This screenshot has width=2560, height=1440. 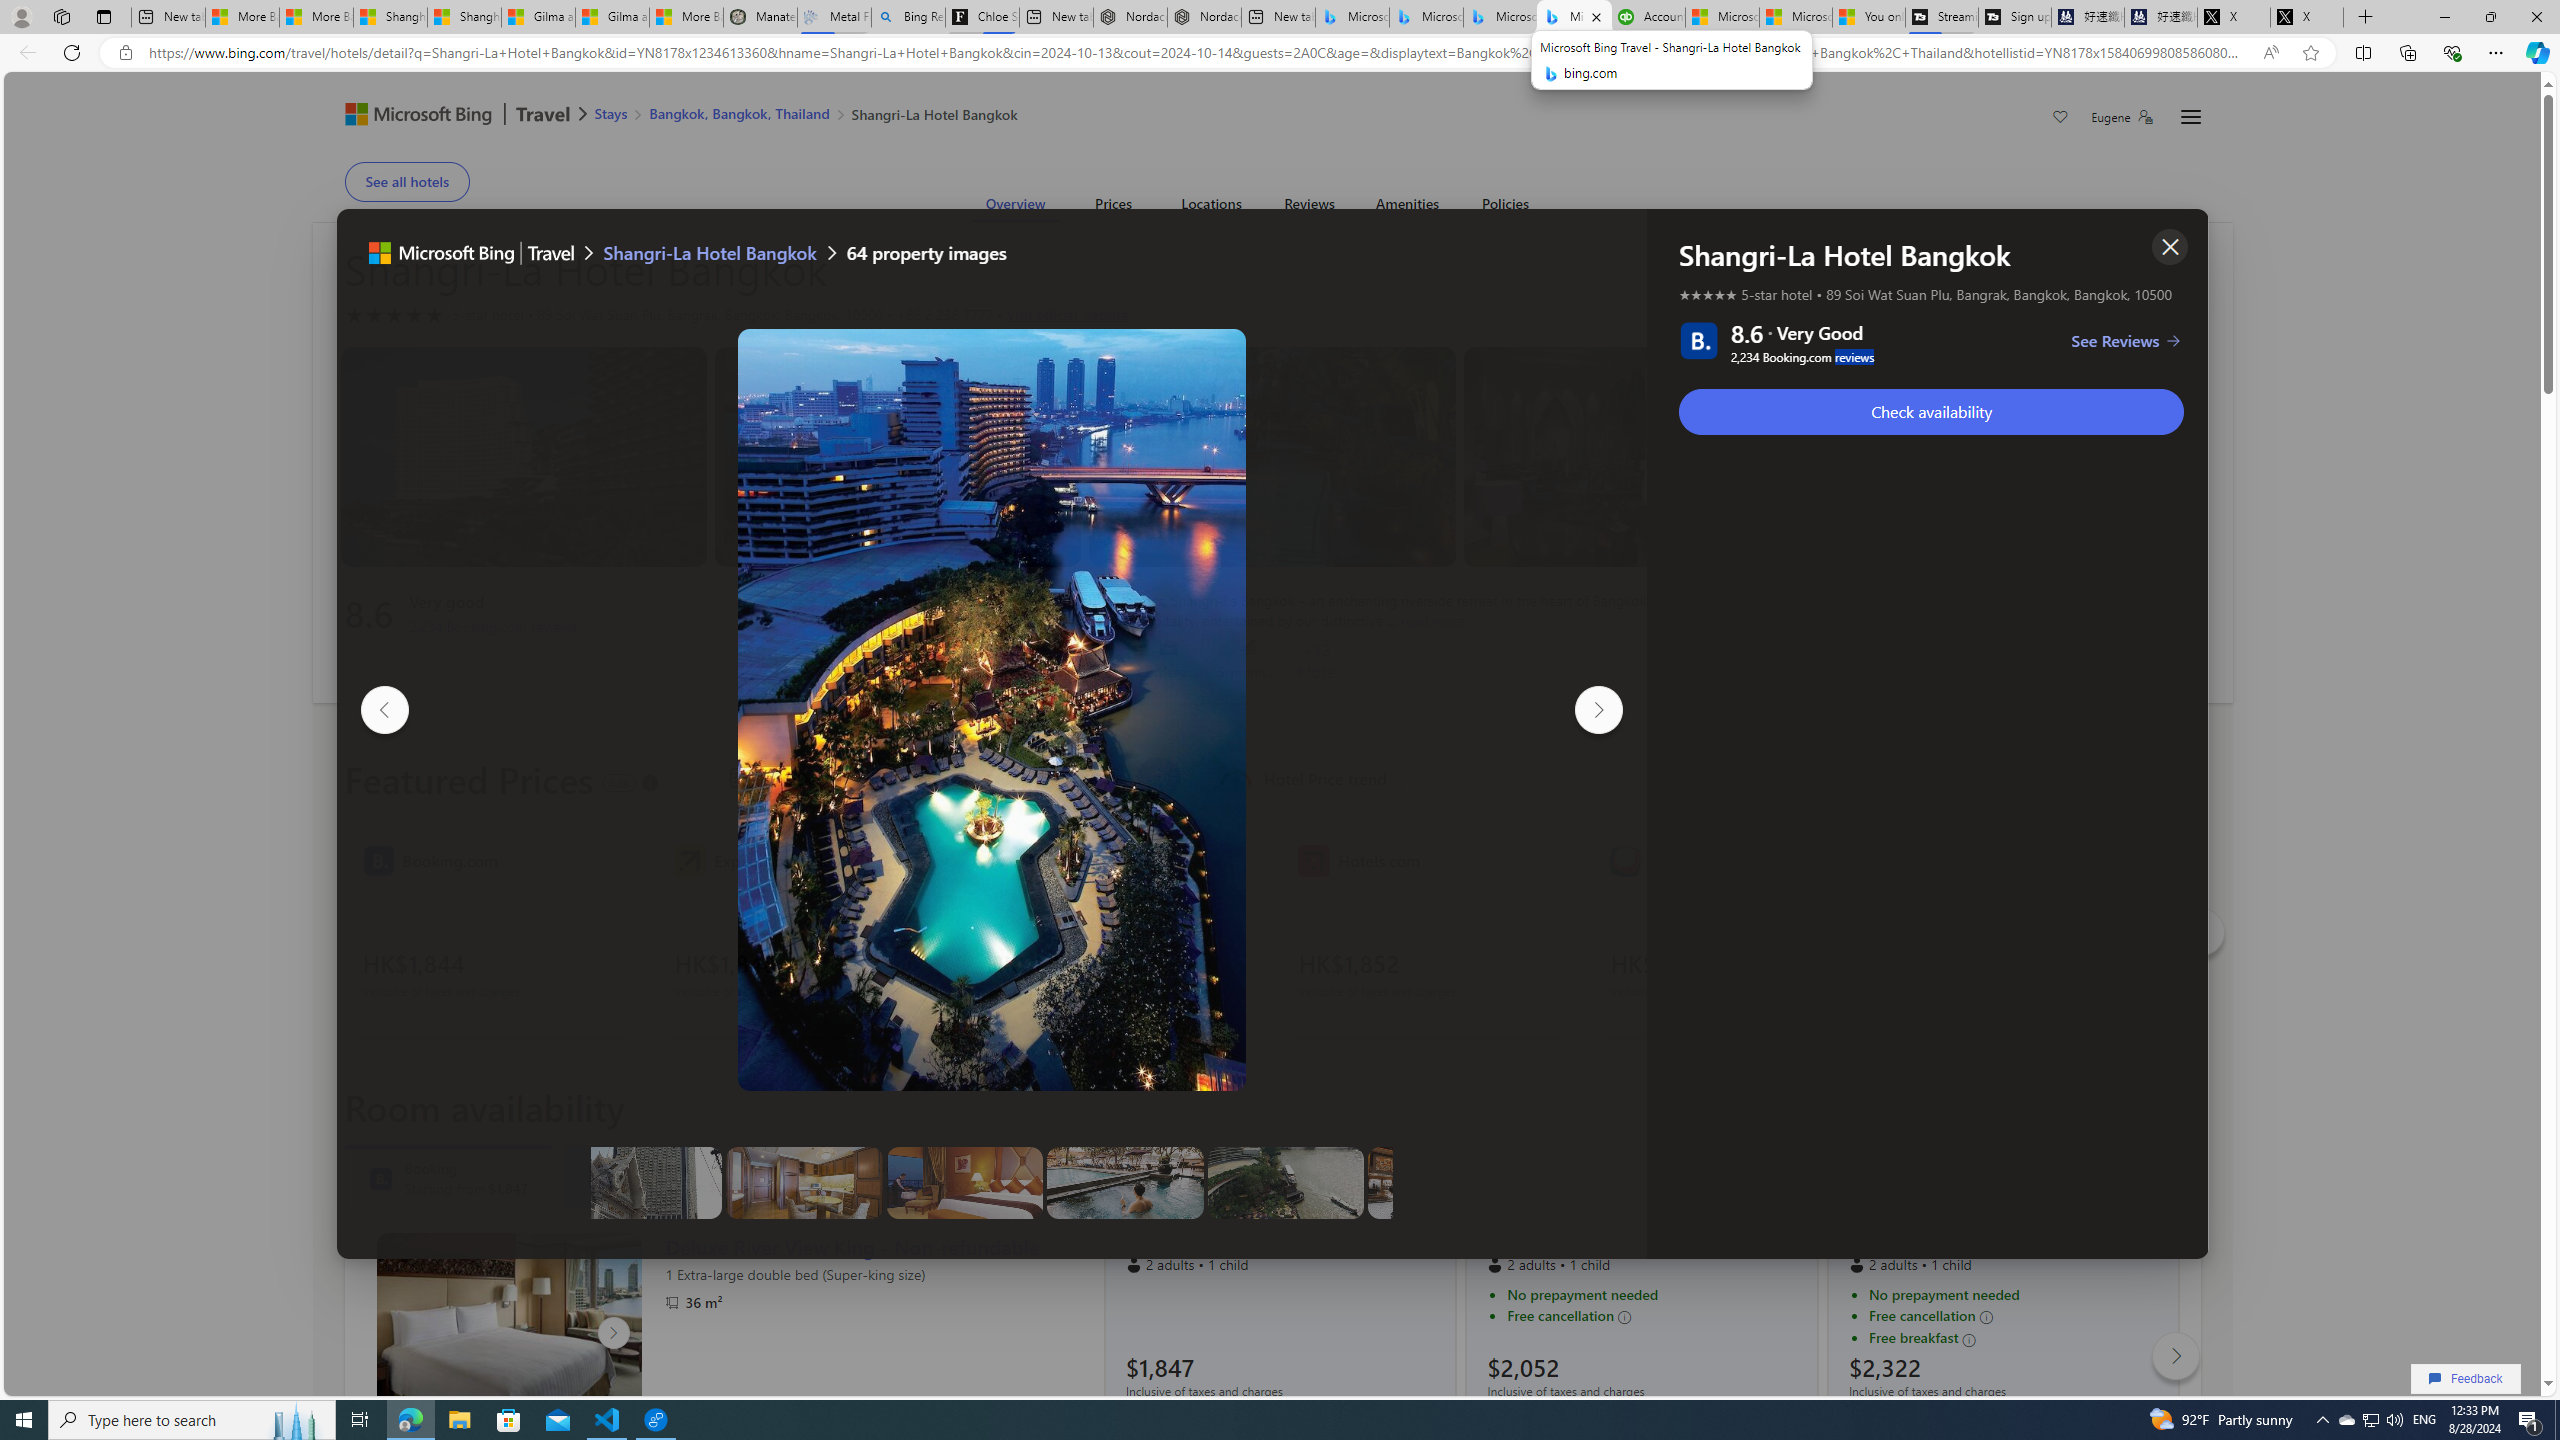 I want to click on 'Chloe Sorvino', so click(x=982, y=16).